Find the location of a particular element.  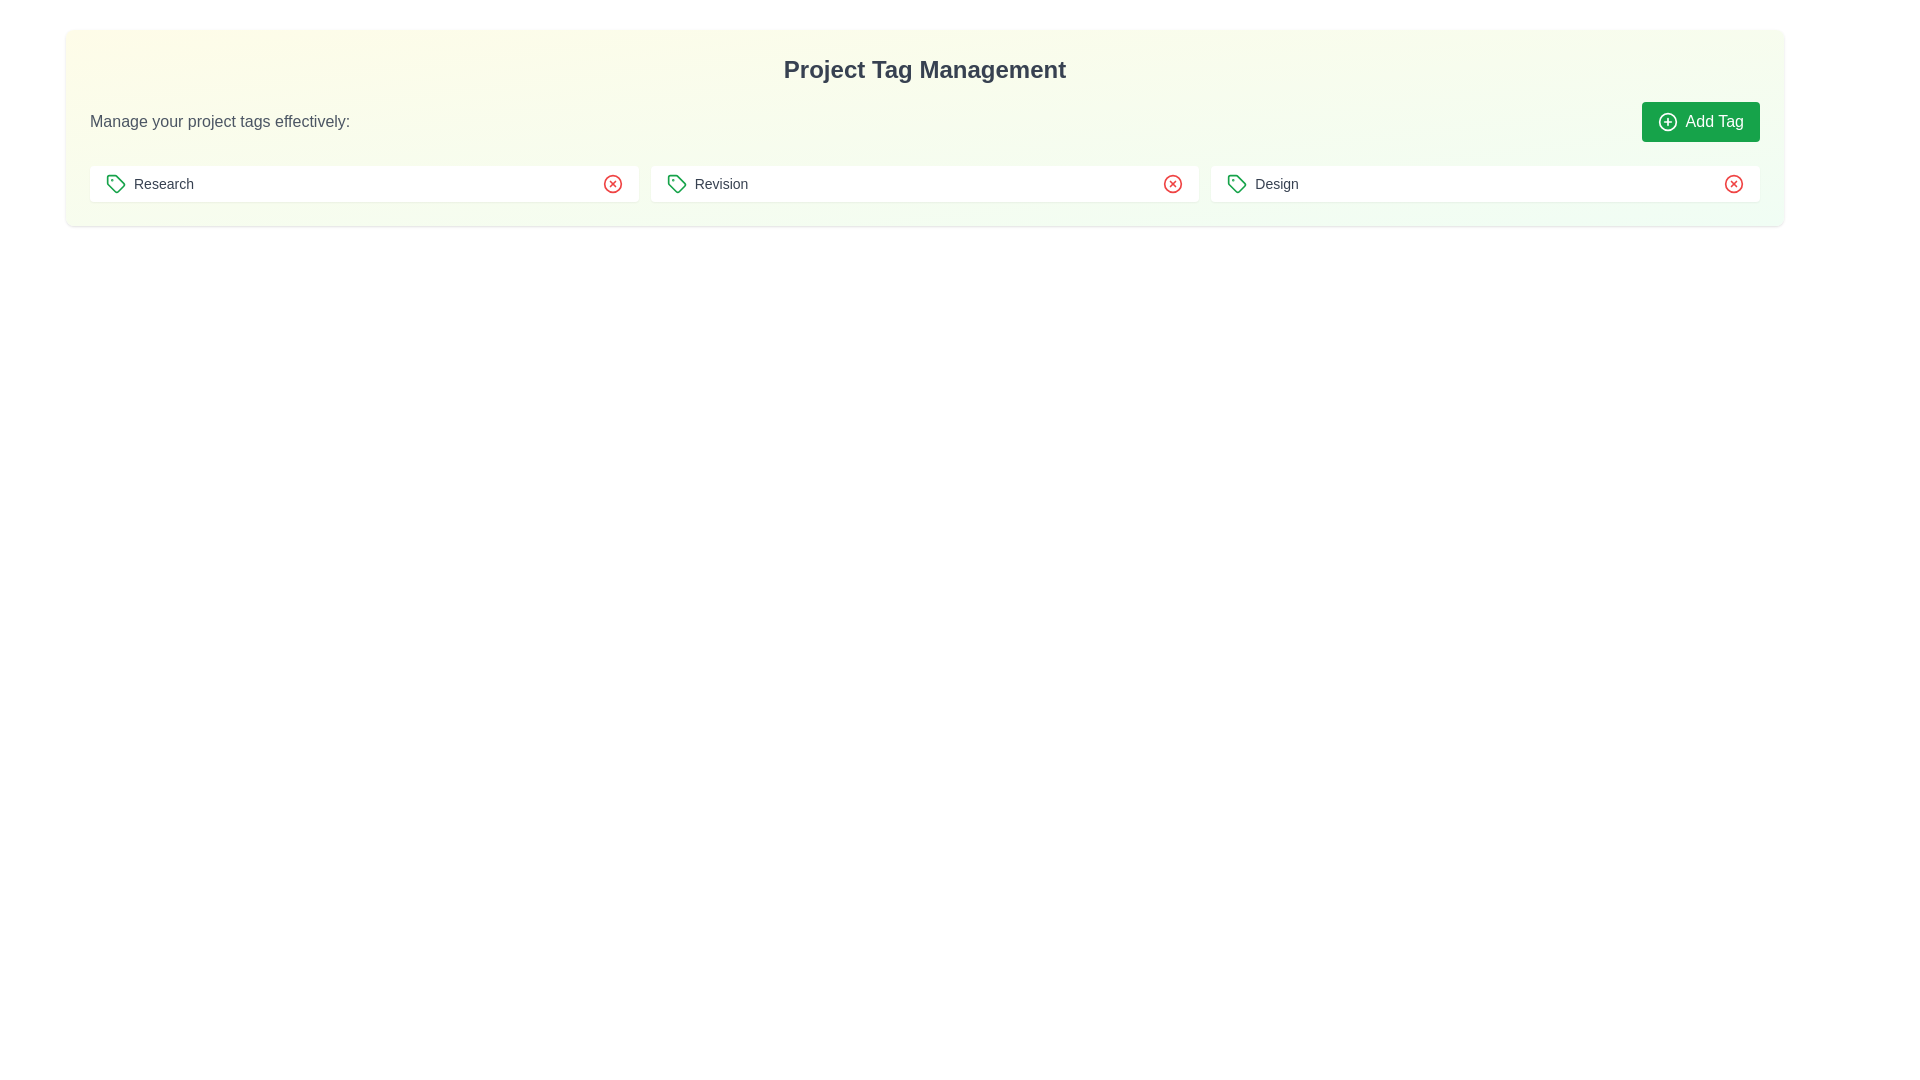

the 'Design' label adjacent to the green tag icon located in the top-right portion of the layout, which is the third tag from the left is located at coordinates (1262, 184).